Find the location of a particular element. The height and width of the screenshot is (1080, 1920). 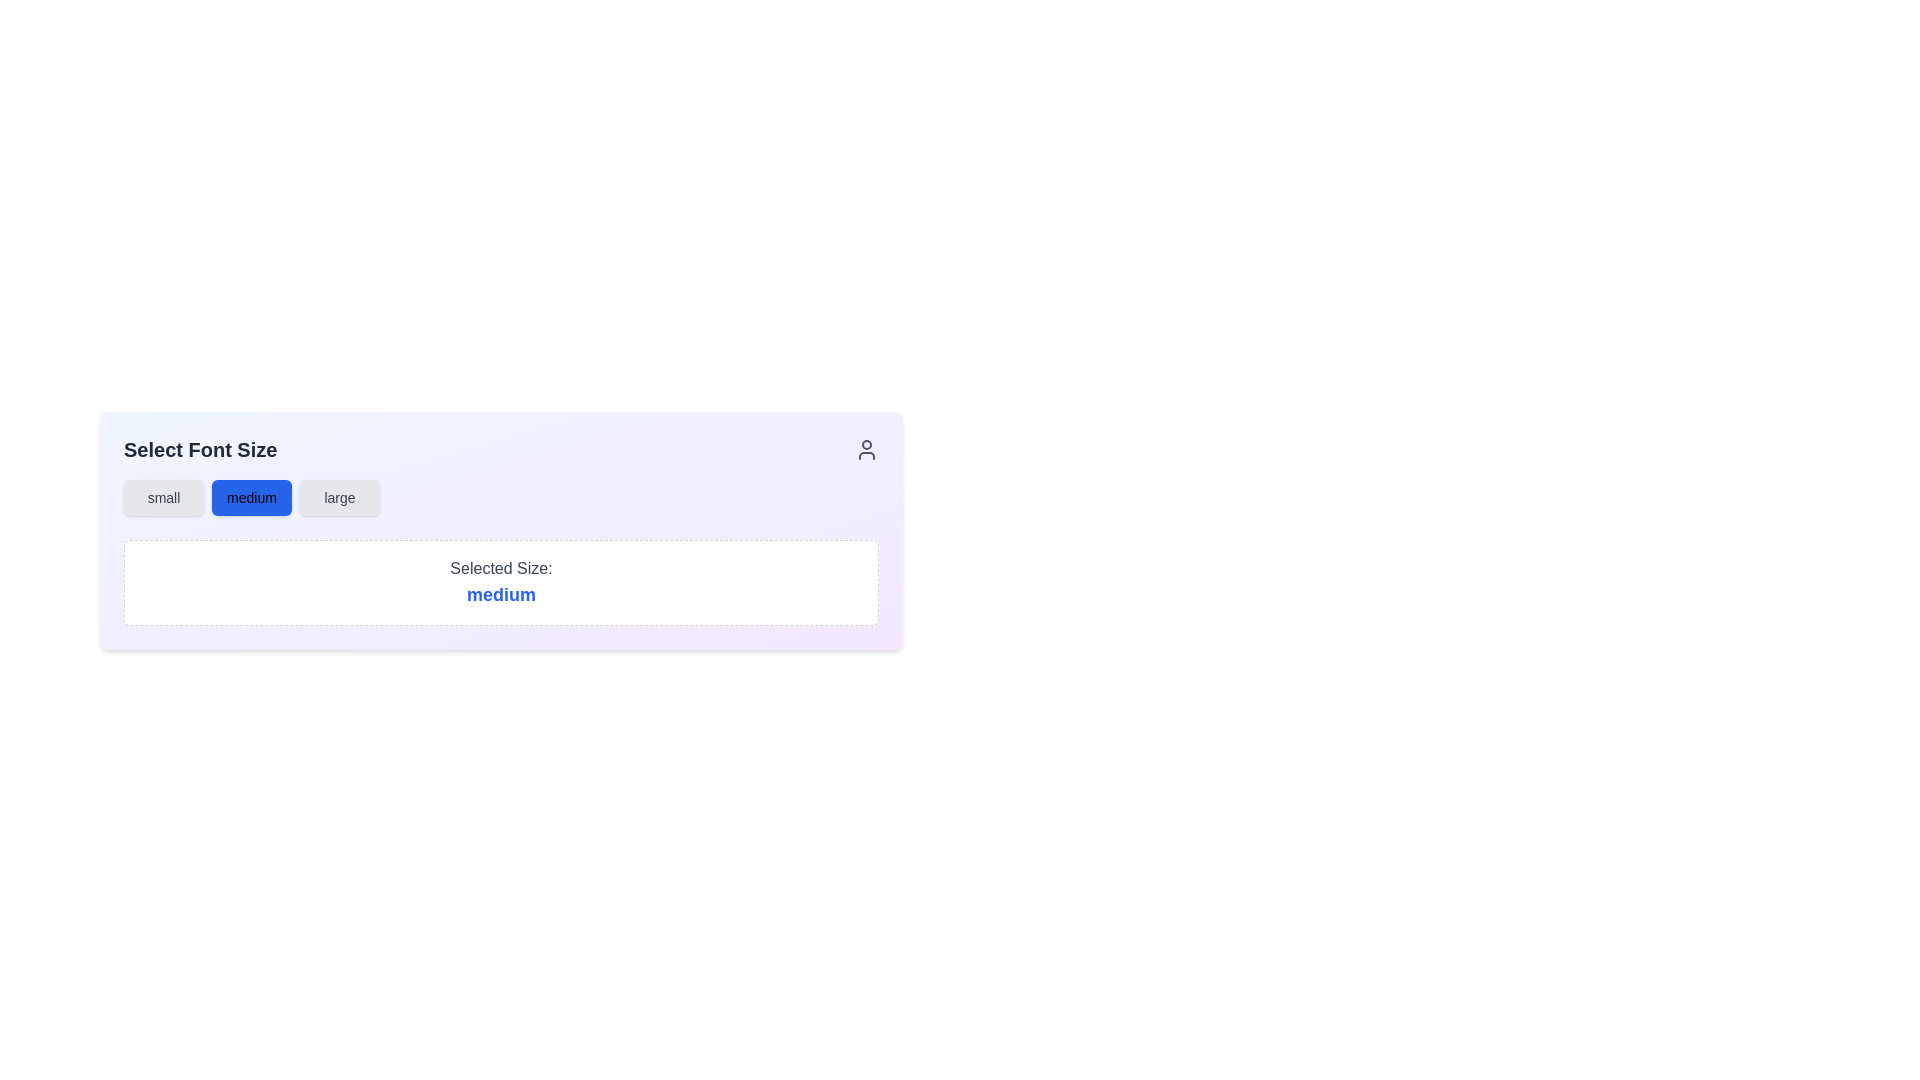

the informational display box that shows 'Selected Size: medium' with a white background and dashed gray borders is located at coordinates (501, 582).